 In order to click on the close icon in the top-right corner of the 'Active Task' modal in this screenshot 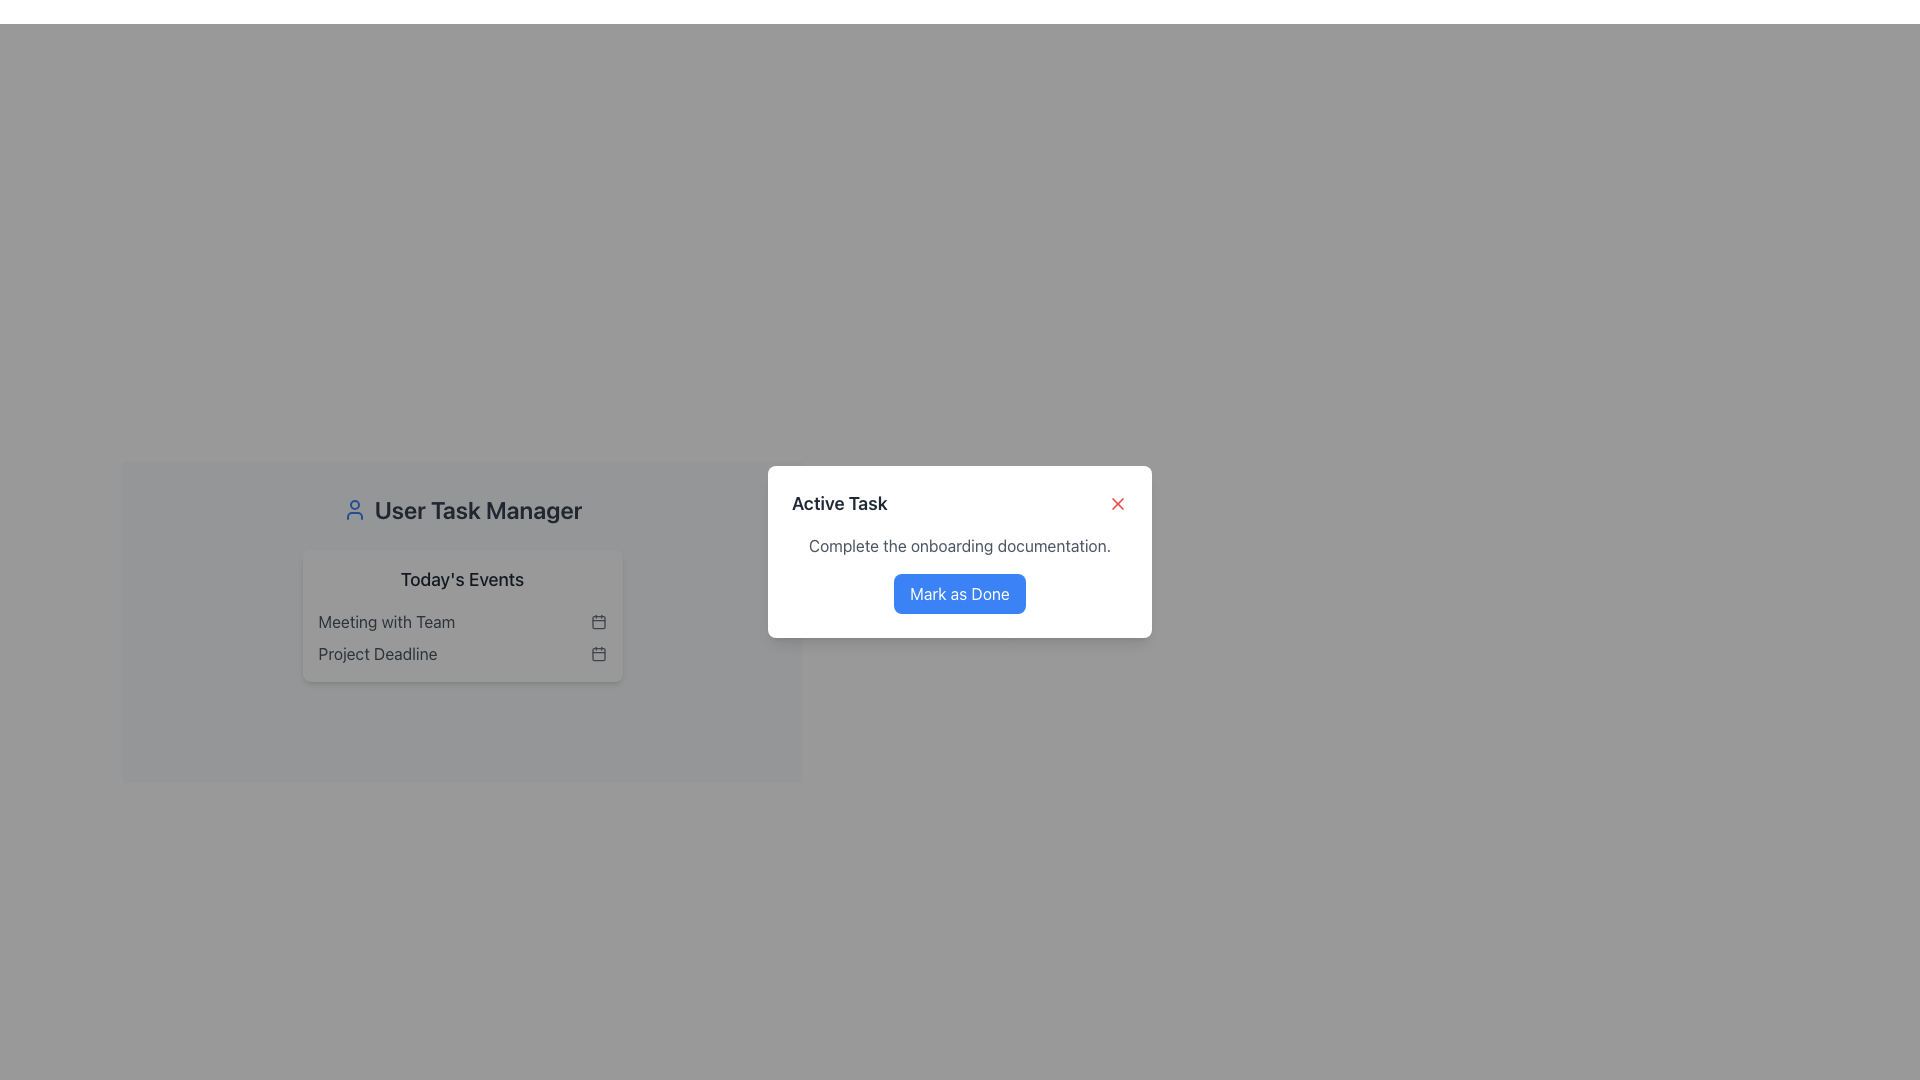, I will do `click(1117, 503)`.